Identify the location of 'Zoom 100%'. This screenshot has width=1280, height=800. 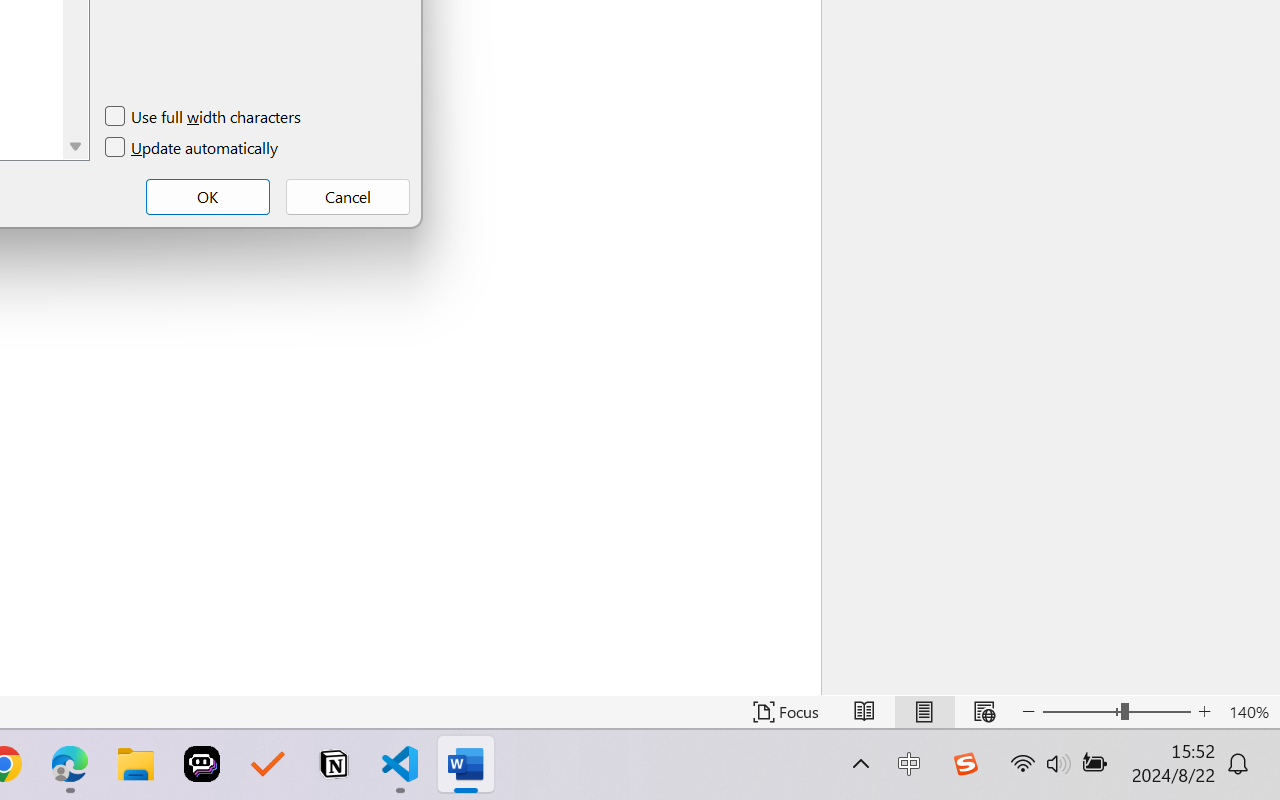
(1233, 743).